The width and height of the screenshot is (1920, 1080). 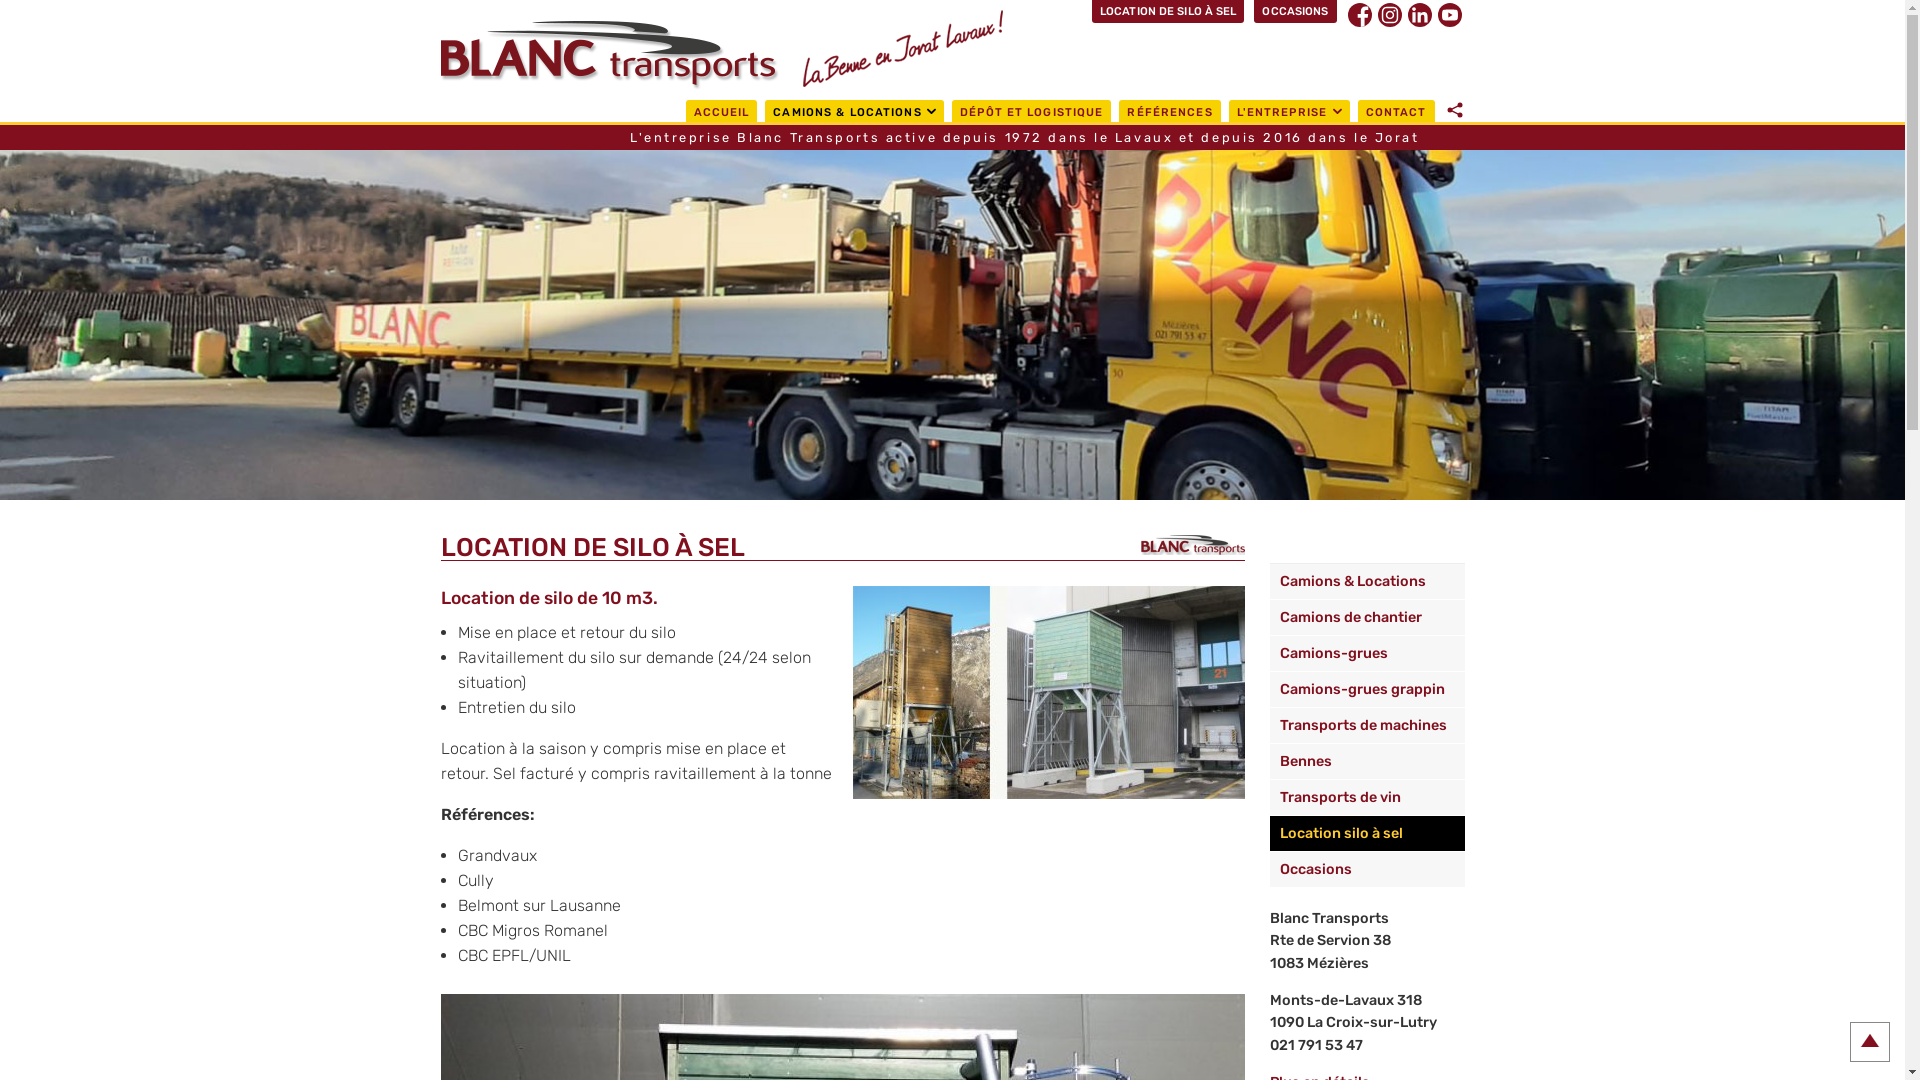 I want to click on 'ACCUEIL', so click(x=686, y=111).